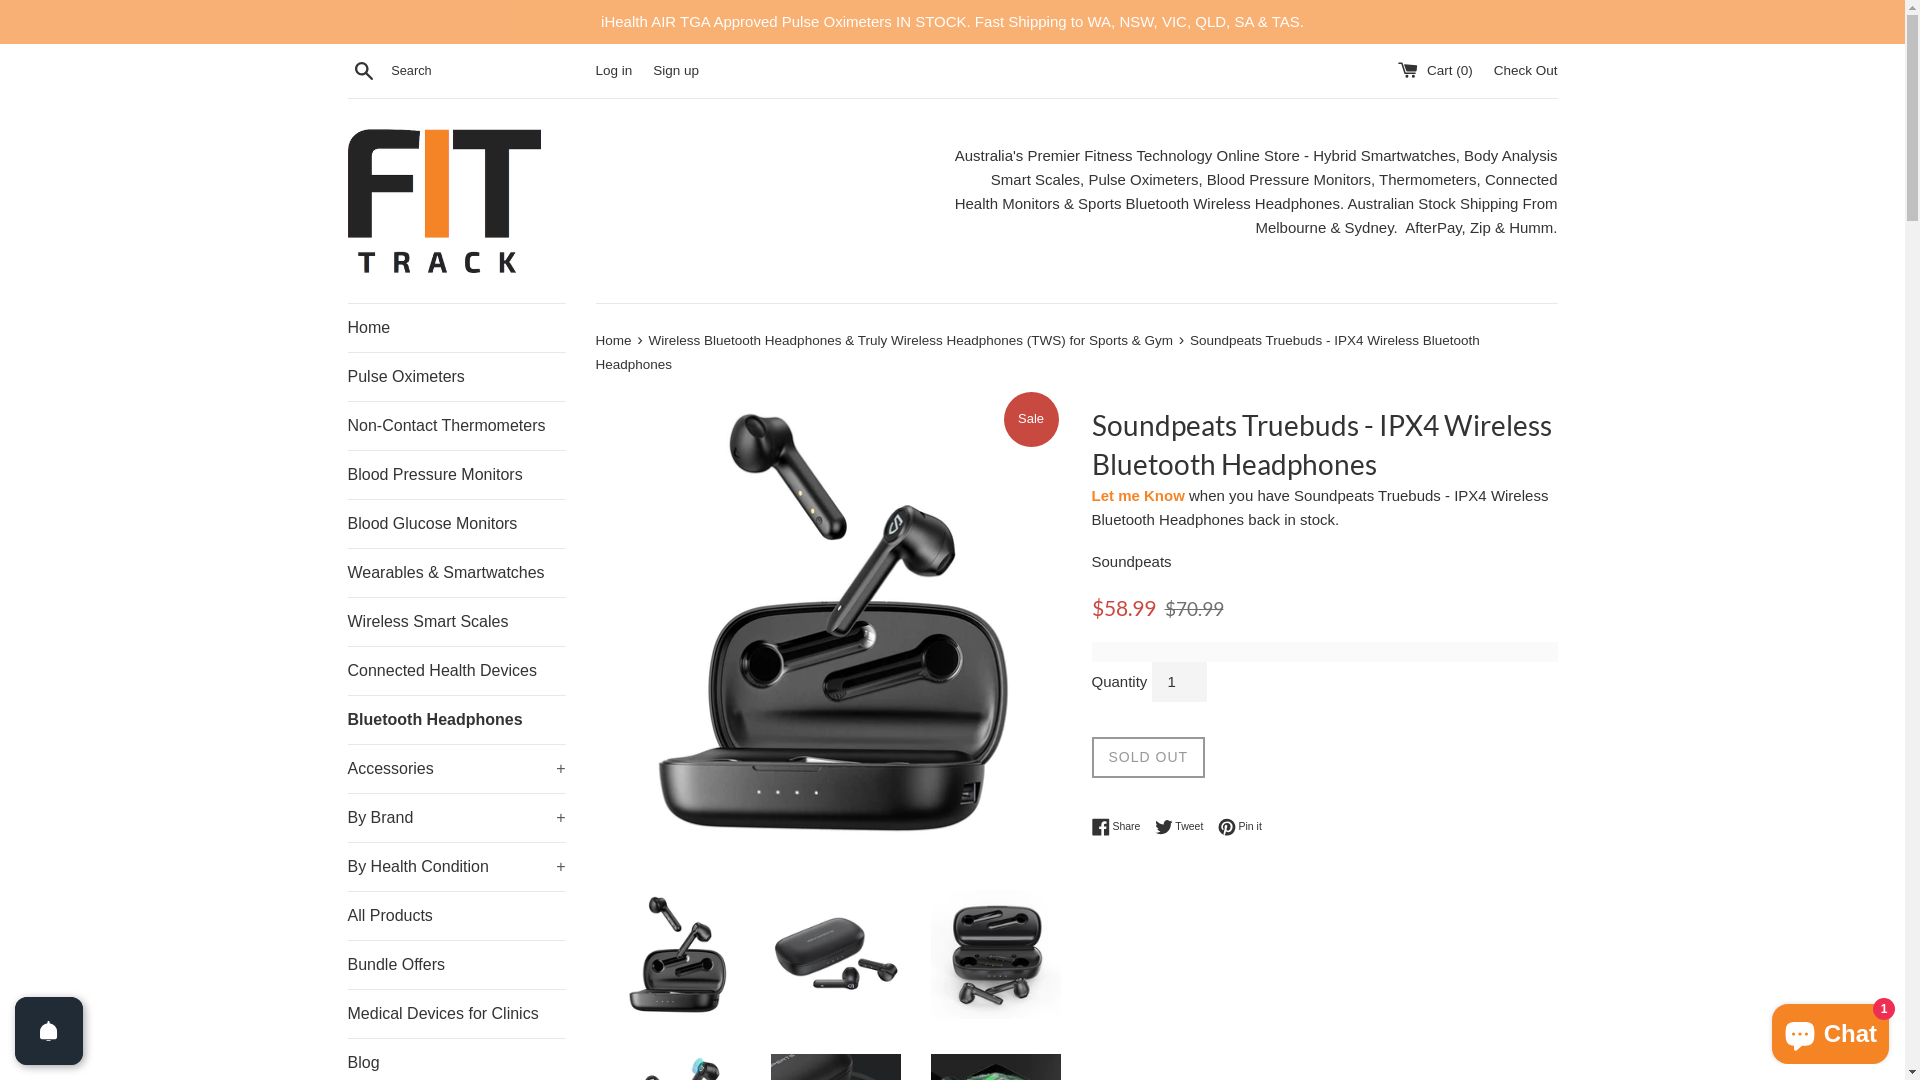  I want to click on 'Bundle Offers', so click(347, 963).